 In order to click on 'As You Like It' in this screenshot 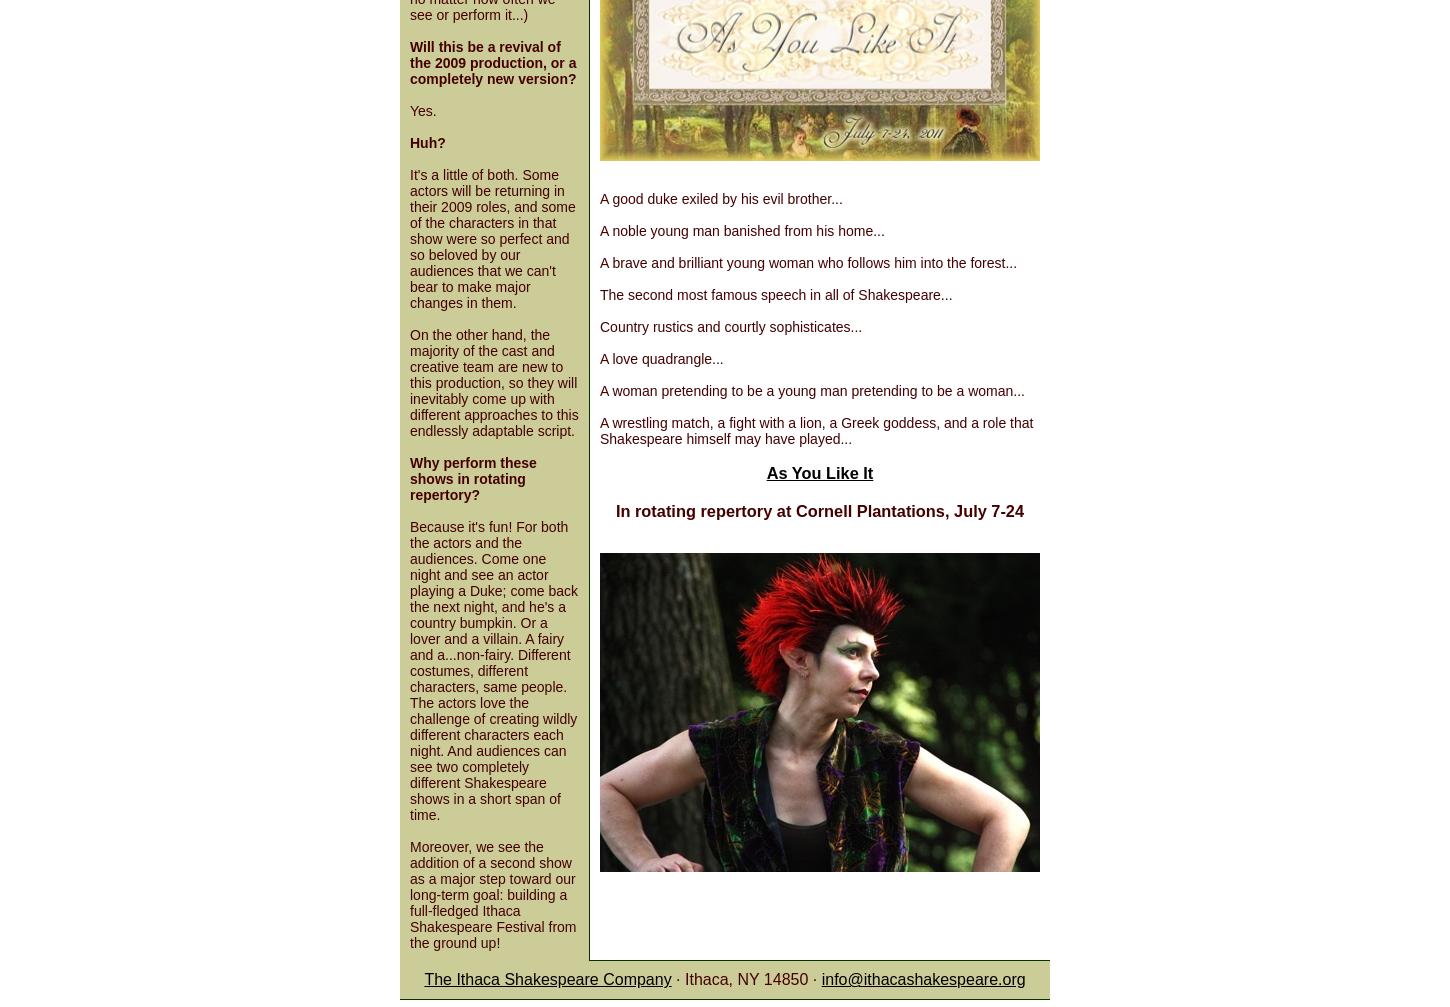, I will do `click(819, 471)`.